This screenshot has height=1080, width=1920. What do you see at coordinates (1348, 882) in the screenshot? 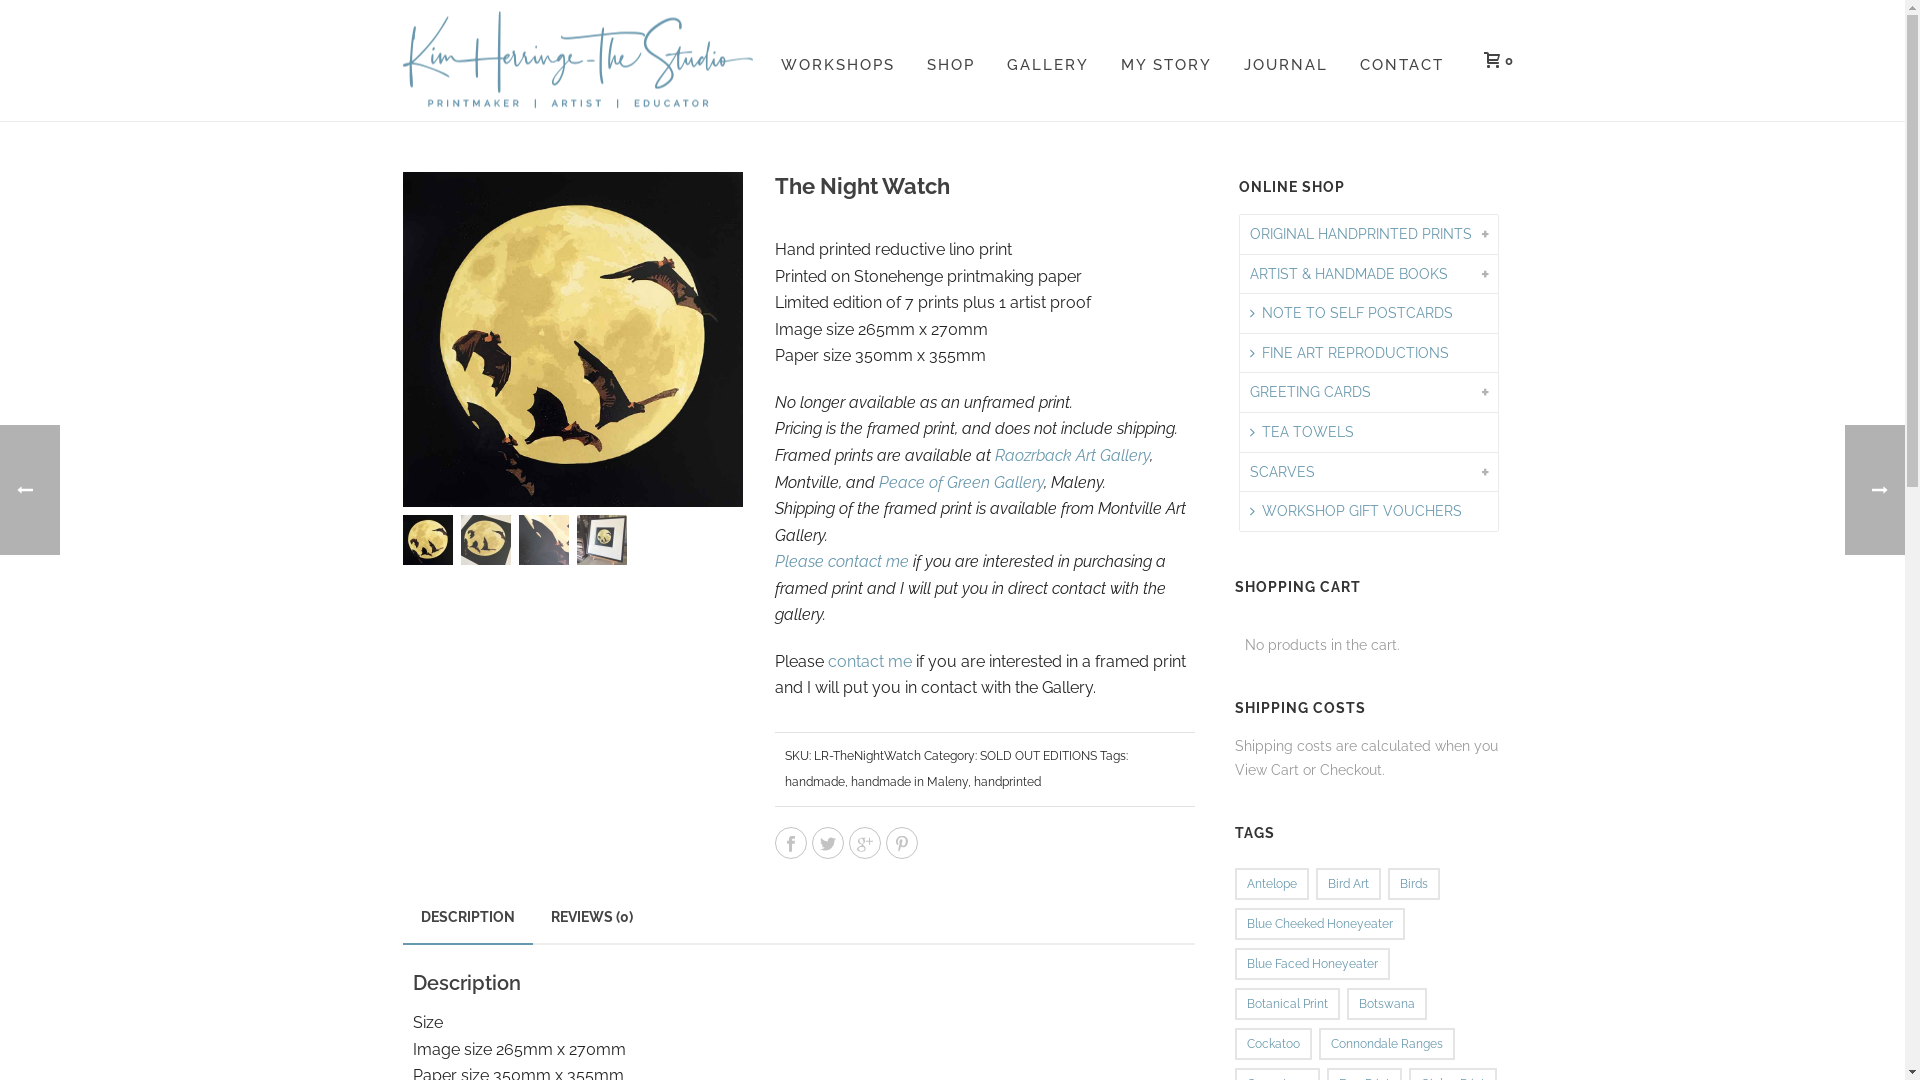
I see `'Bird Art'` at bounding box center [1348, 882].